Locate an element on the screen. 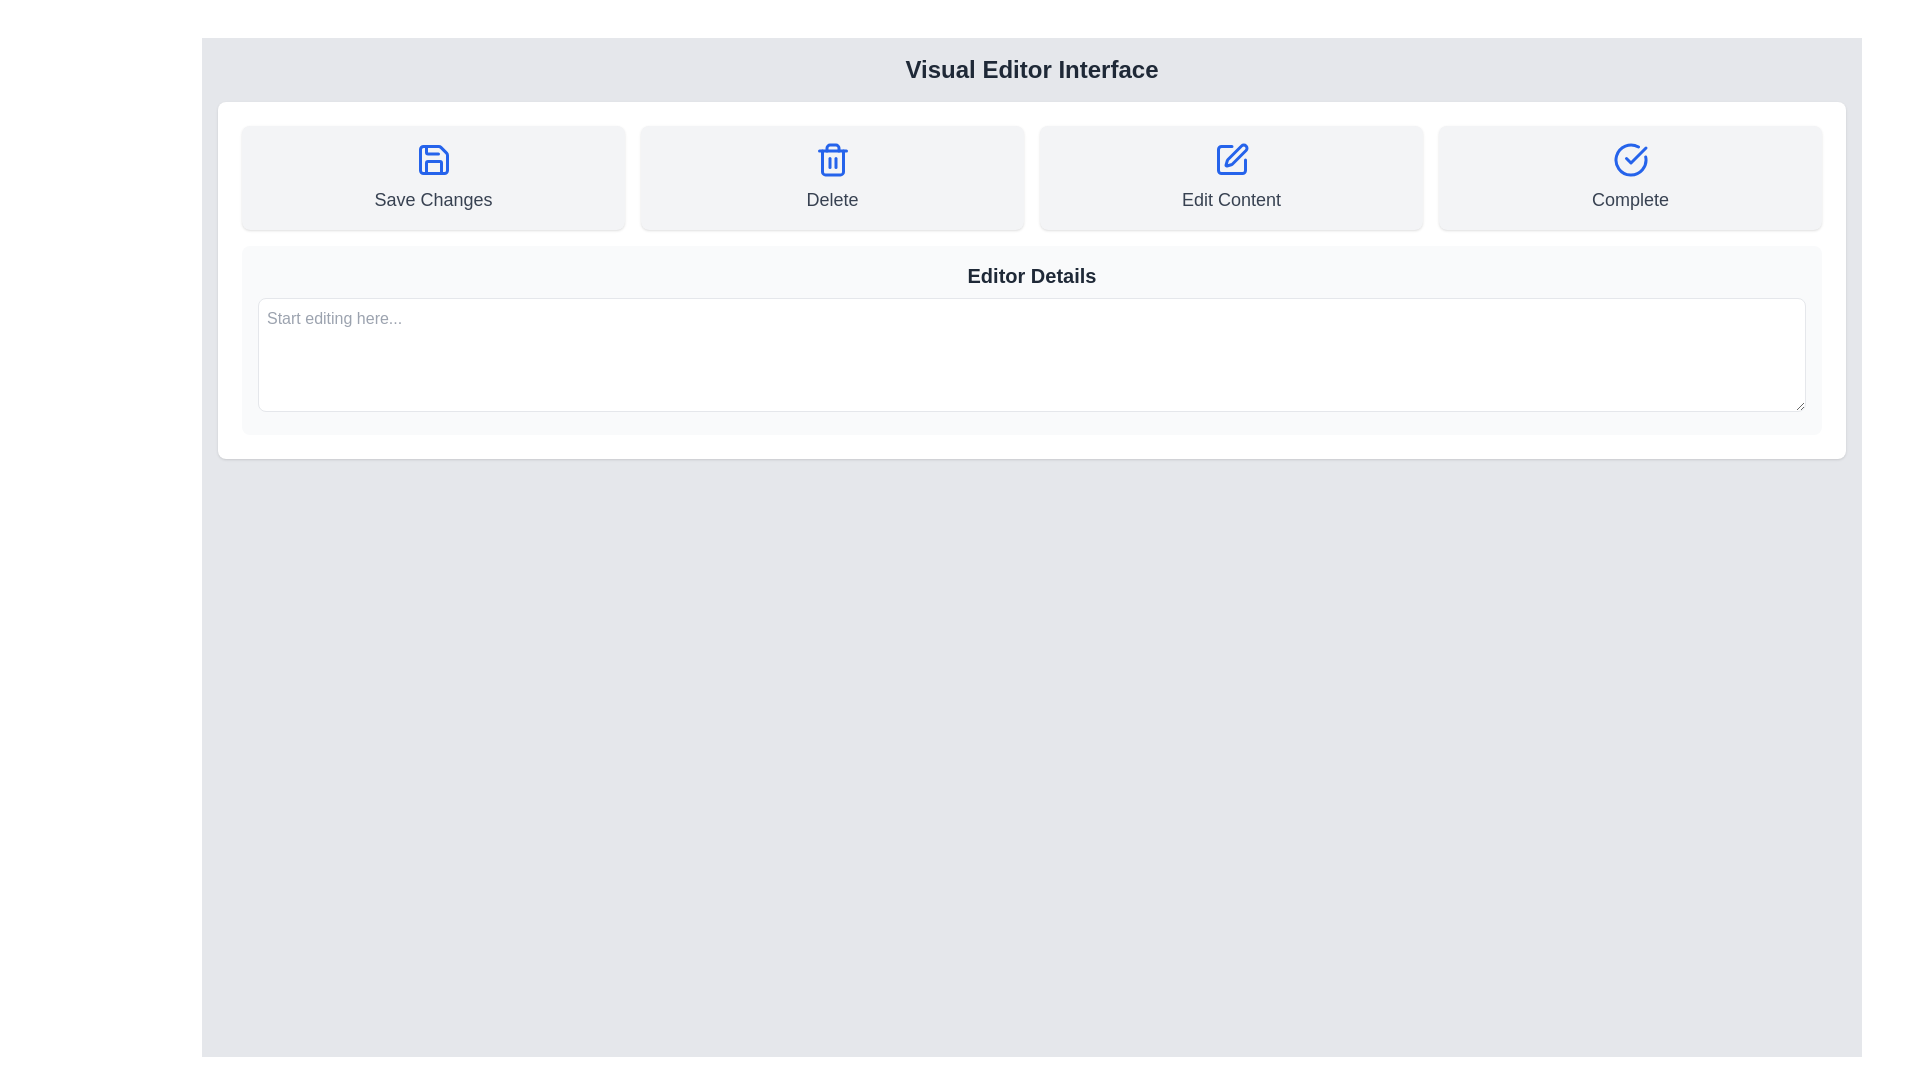  the 'Complete' button located in the upper-right corner of the interface, which has a light gray background and a blue circular checkmark icon above the text 'Complete' is located at coordinates (1630, 176).